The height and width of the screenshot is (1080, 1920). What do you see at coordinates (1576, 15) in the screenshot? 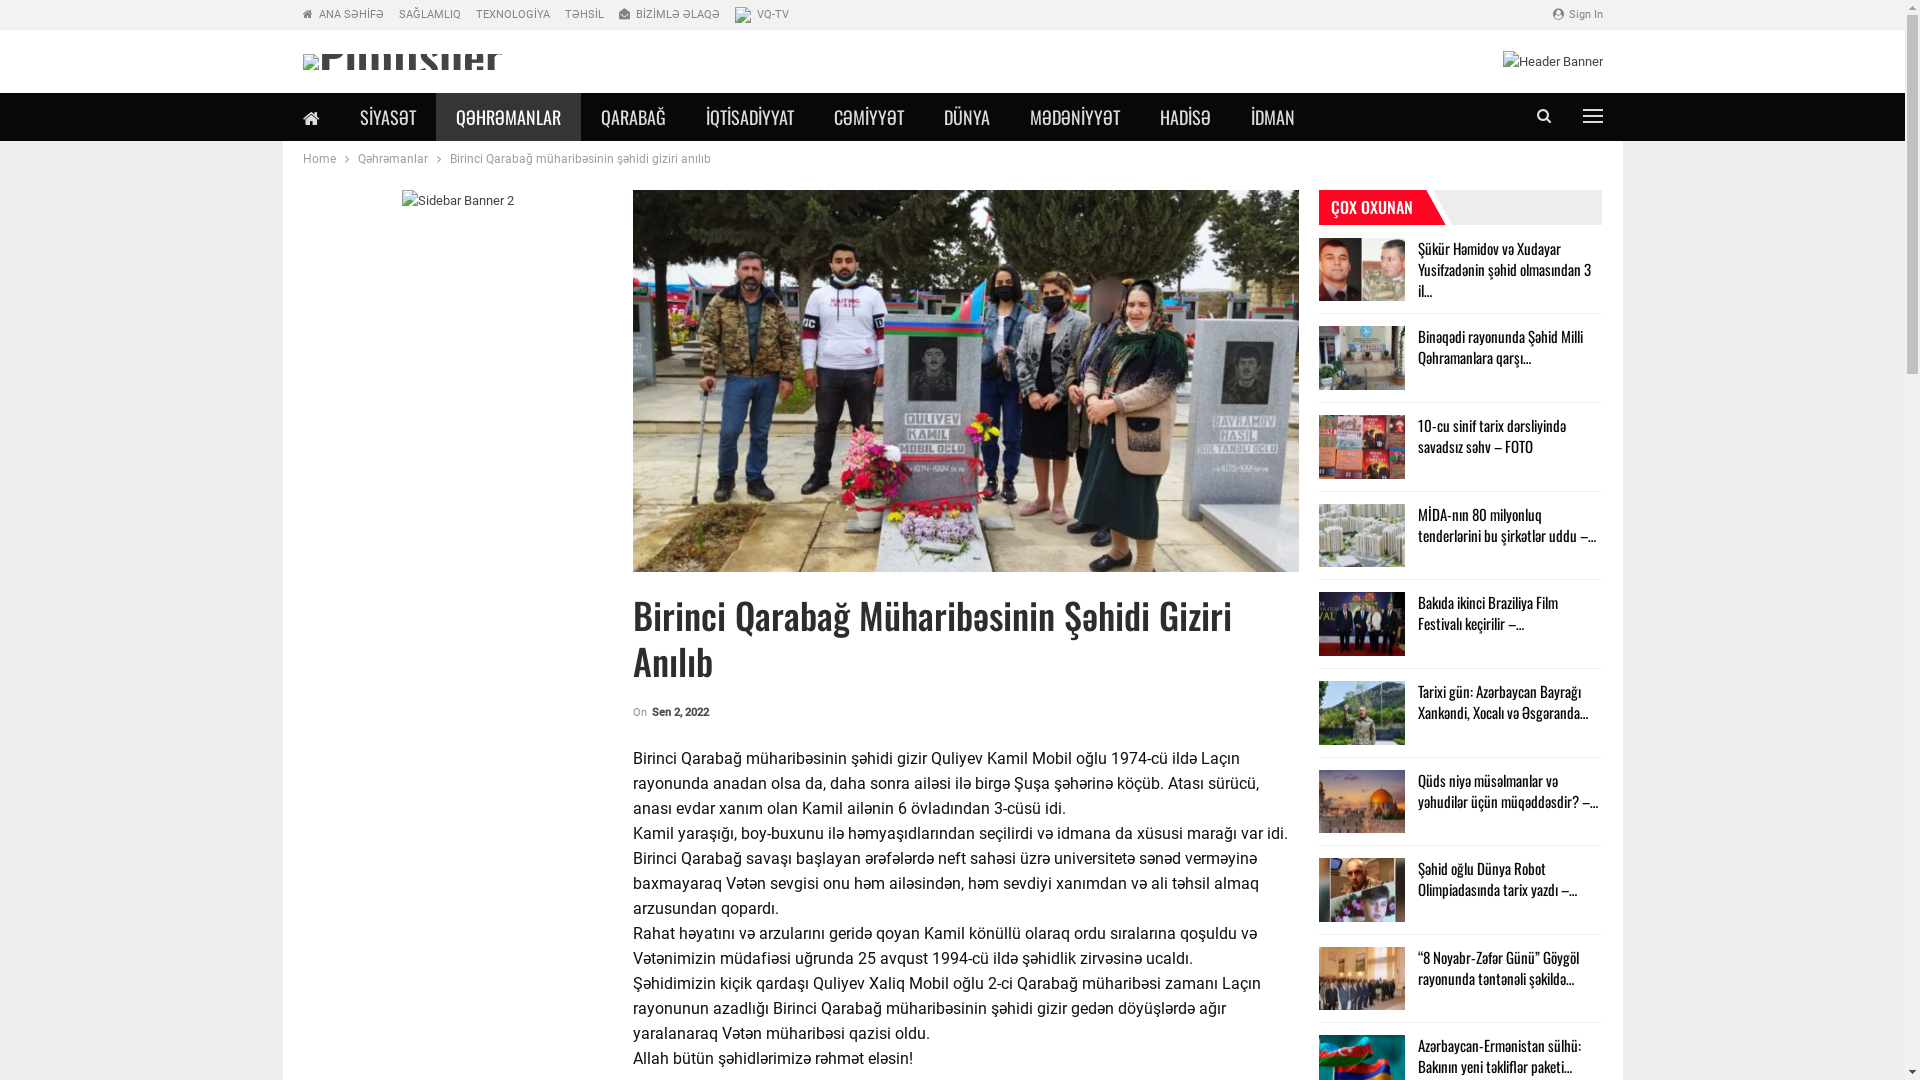
I see `'Sign In'` at bounding box center [1576, 15].